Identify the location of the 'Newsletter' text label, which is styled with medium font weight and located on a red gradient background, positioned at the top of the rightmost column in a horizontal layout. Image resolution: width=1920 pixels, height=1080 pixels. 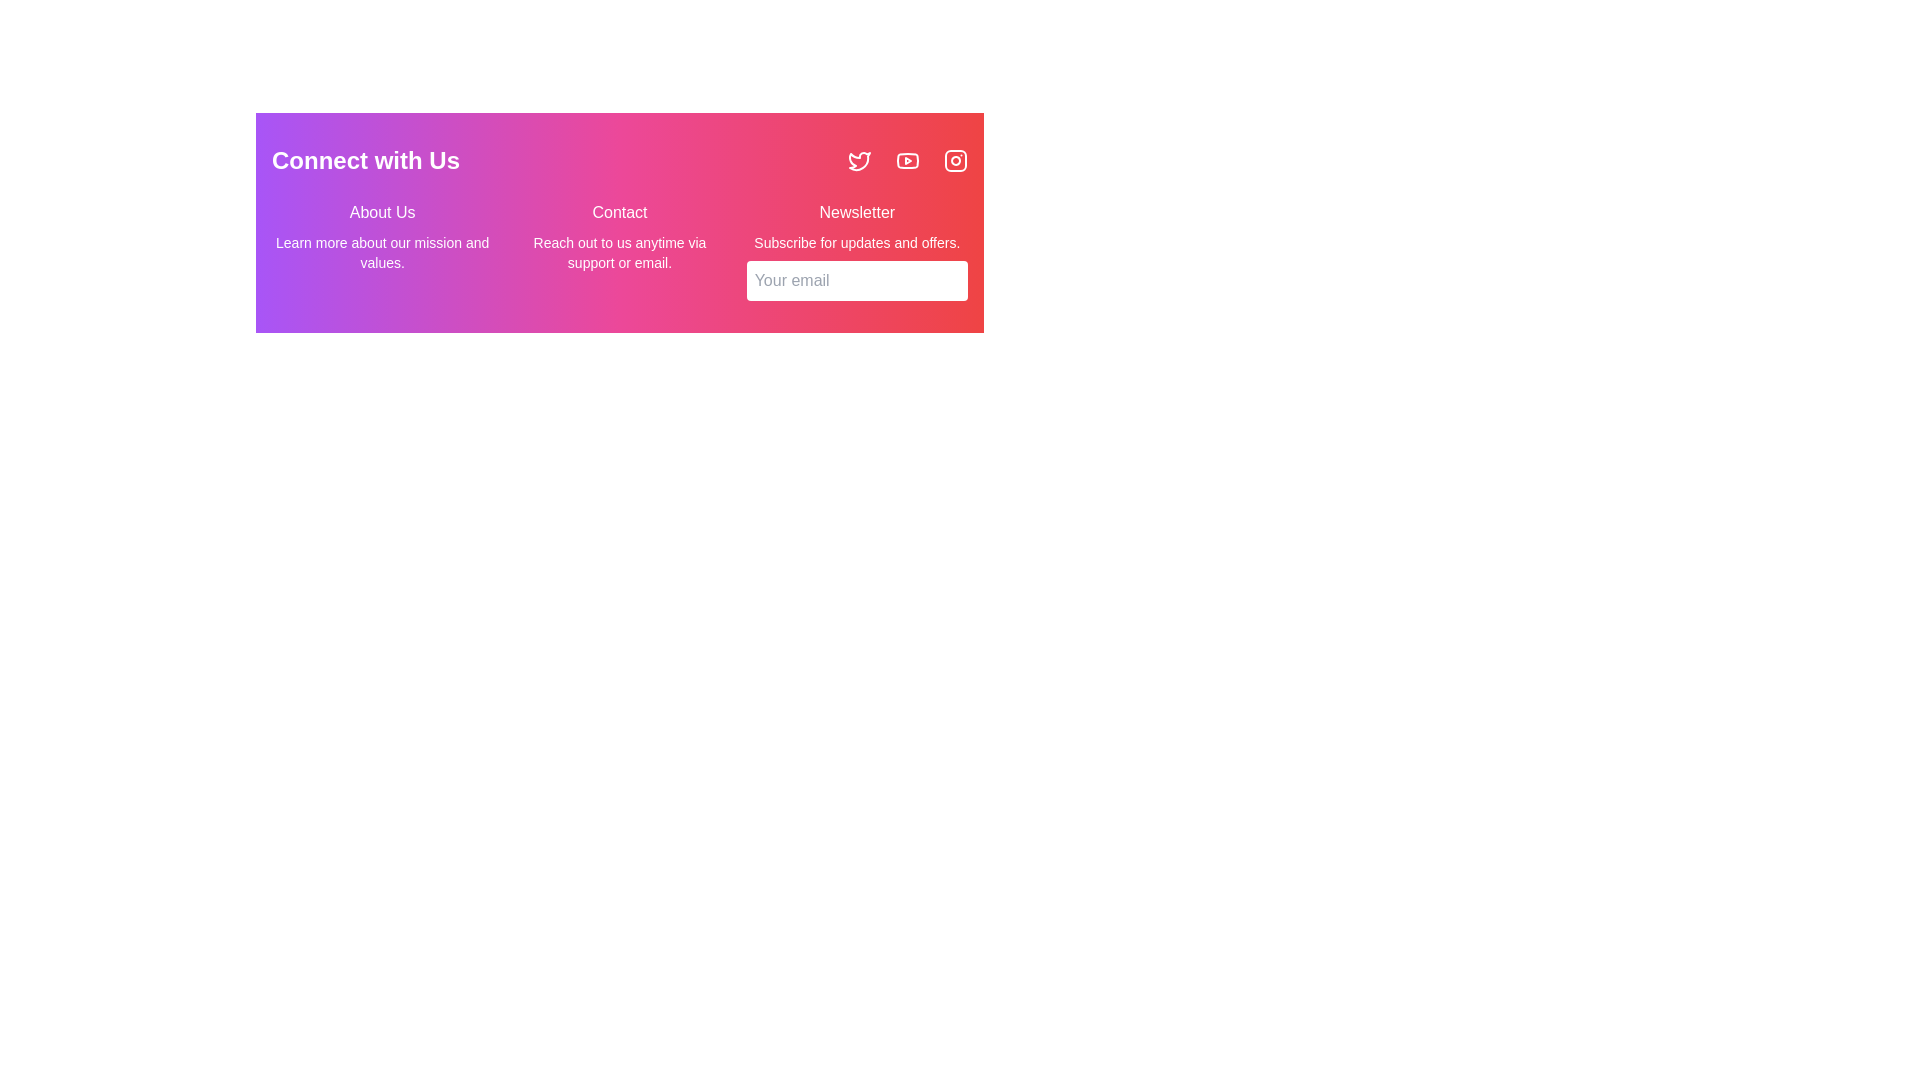
(857, 212).